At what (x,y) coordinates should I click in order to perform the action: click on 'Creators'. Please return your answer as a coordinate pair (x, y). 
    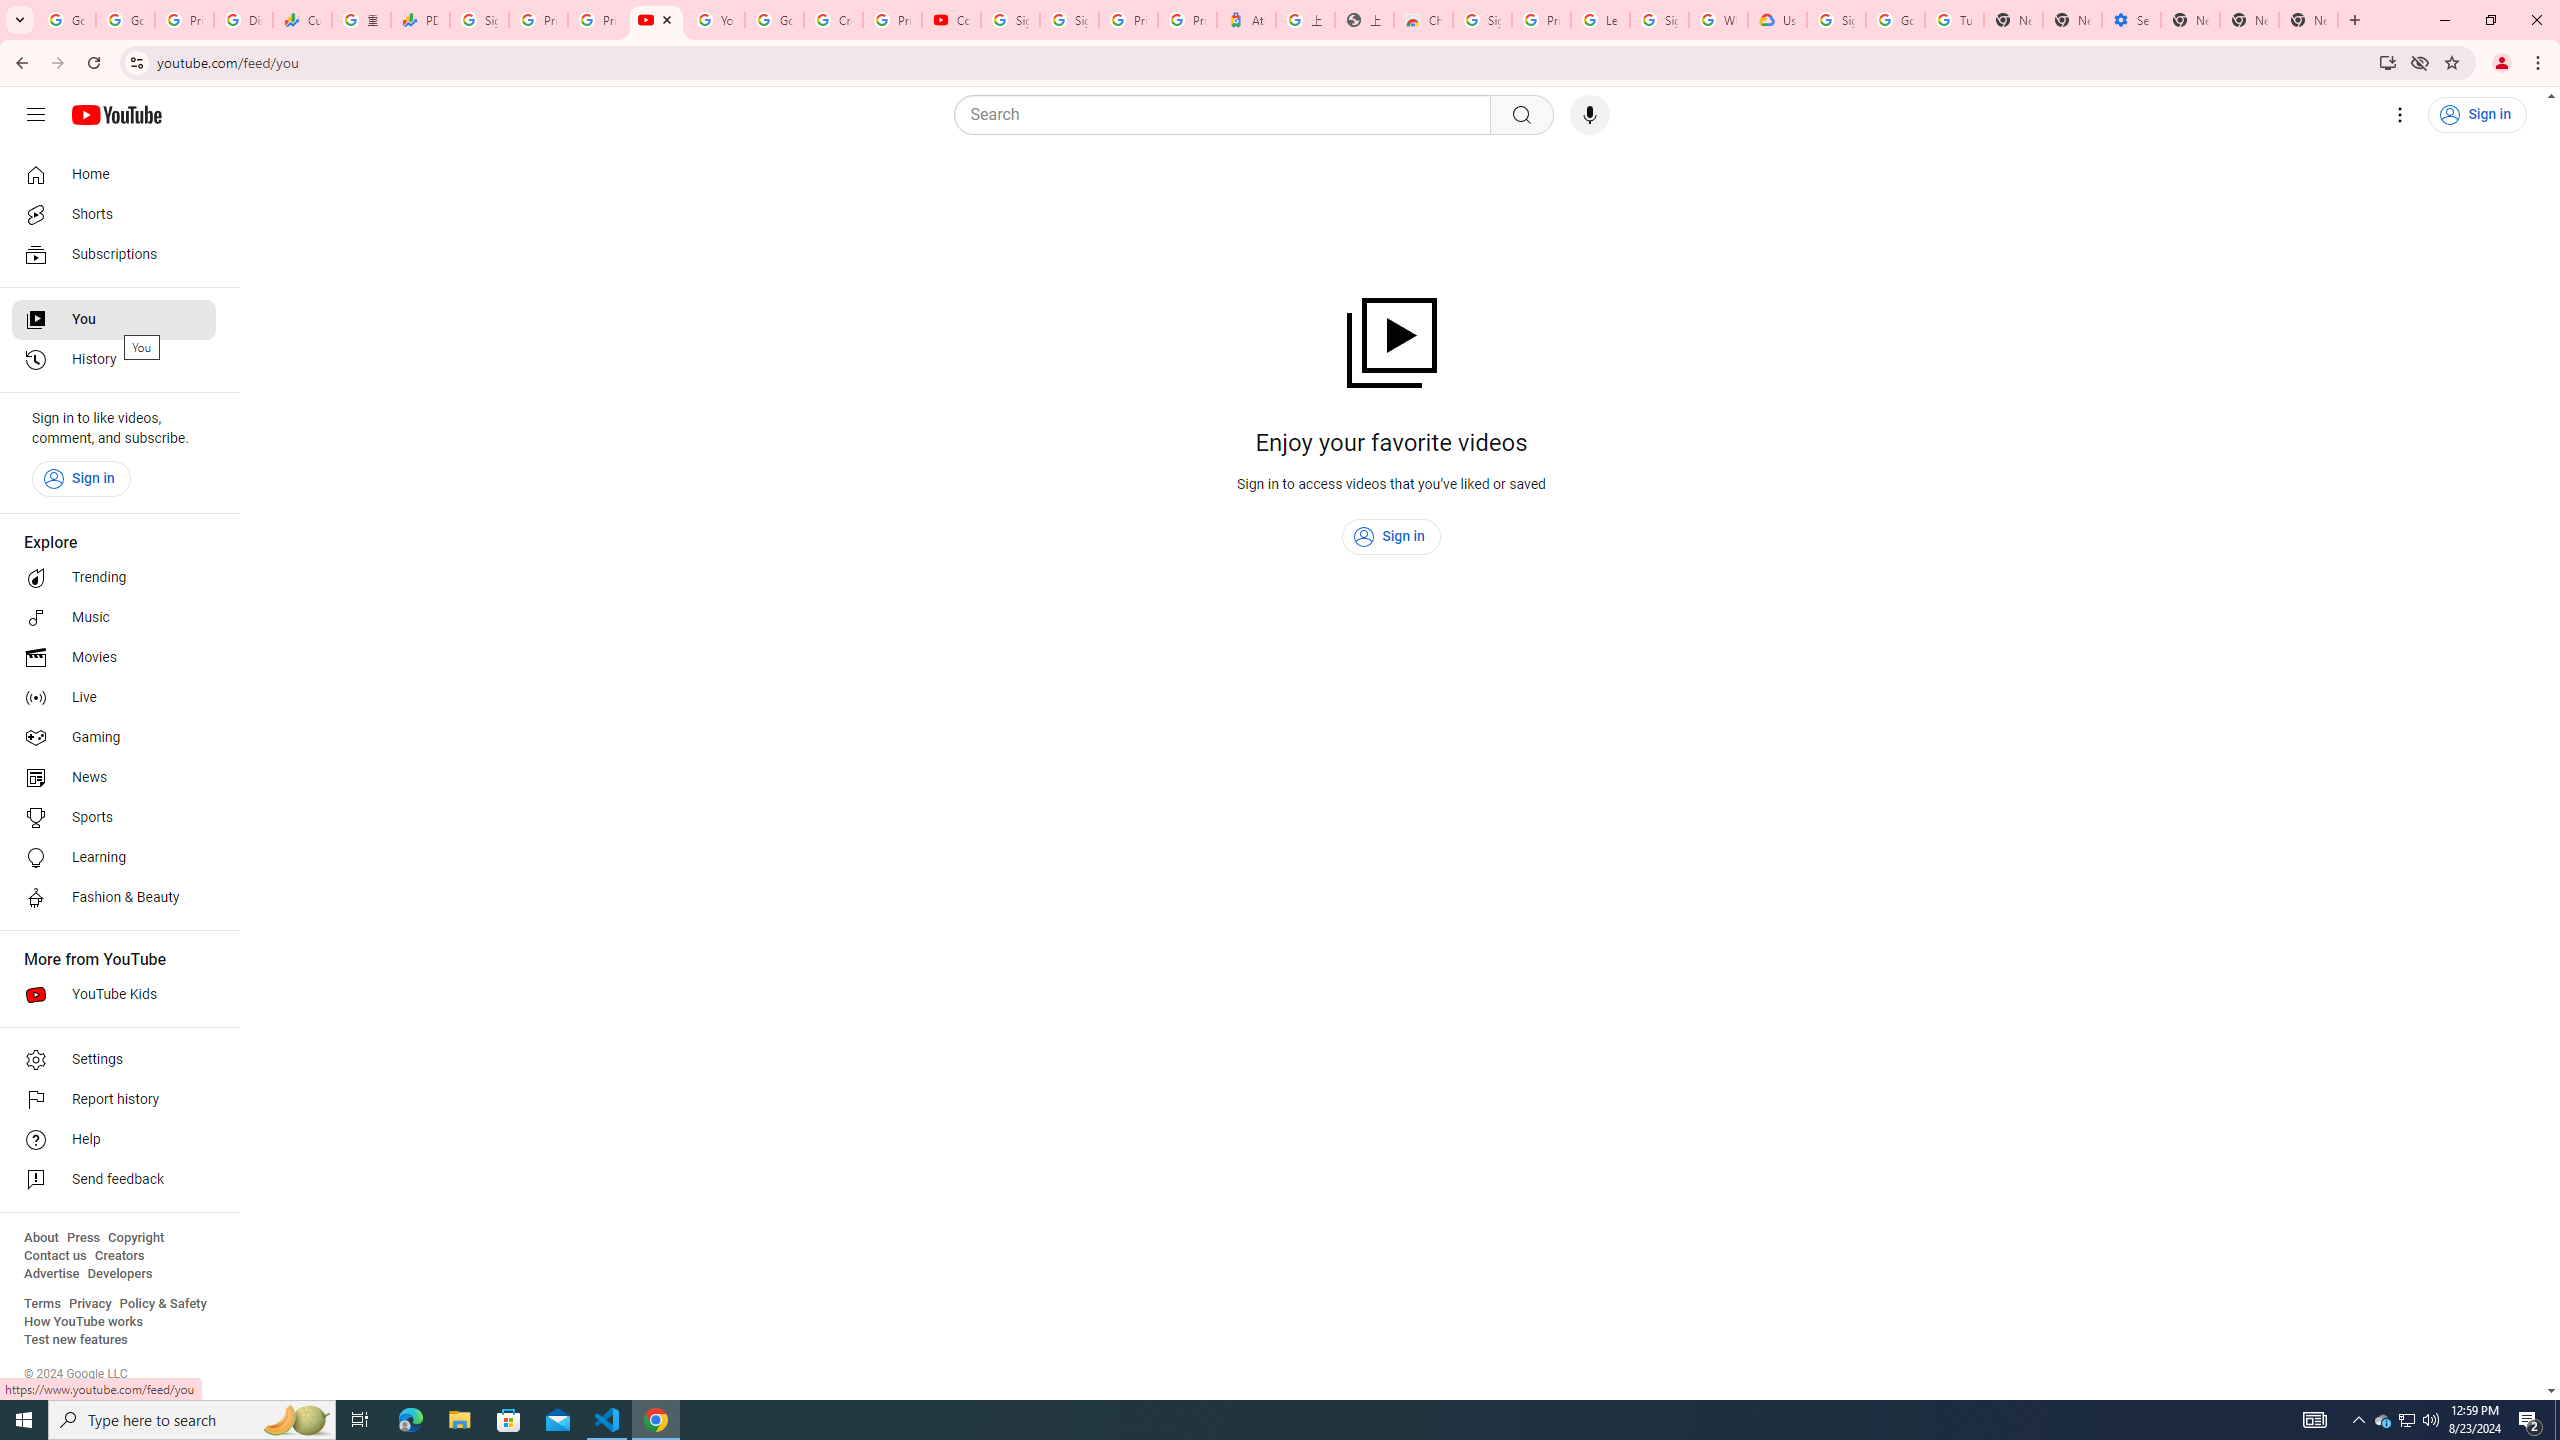
    Looking at the image, I should click on (119, 1255).